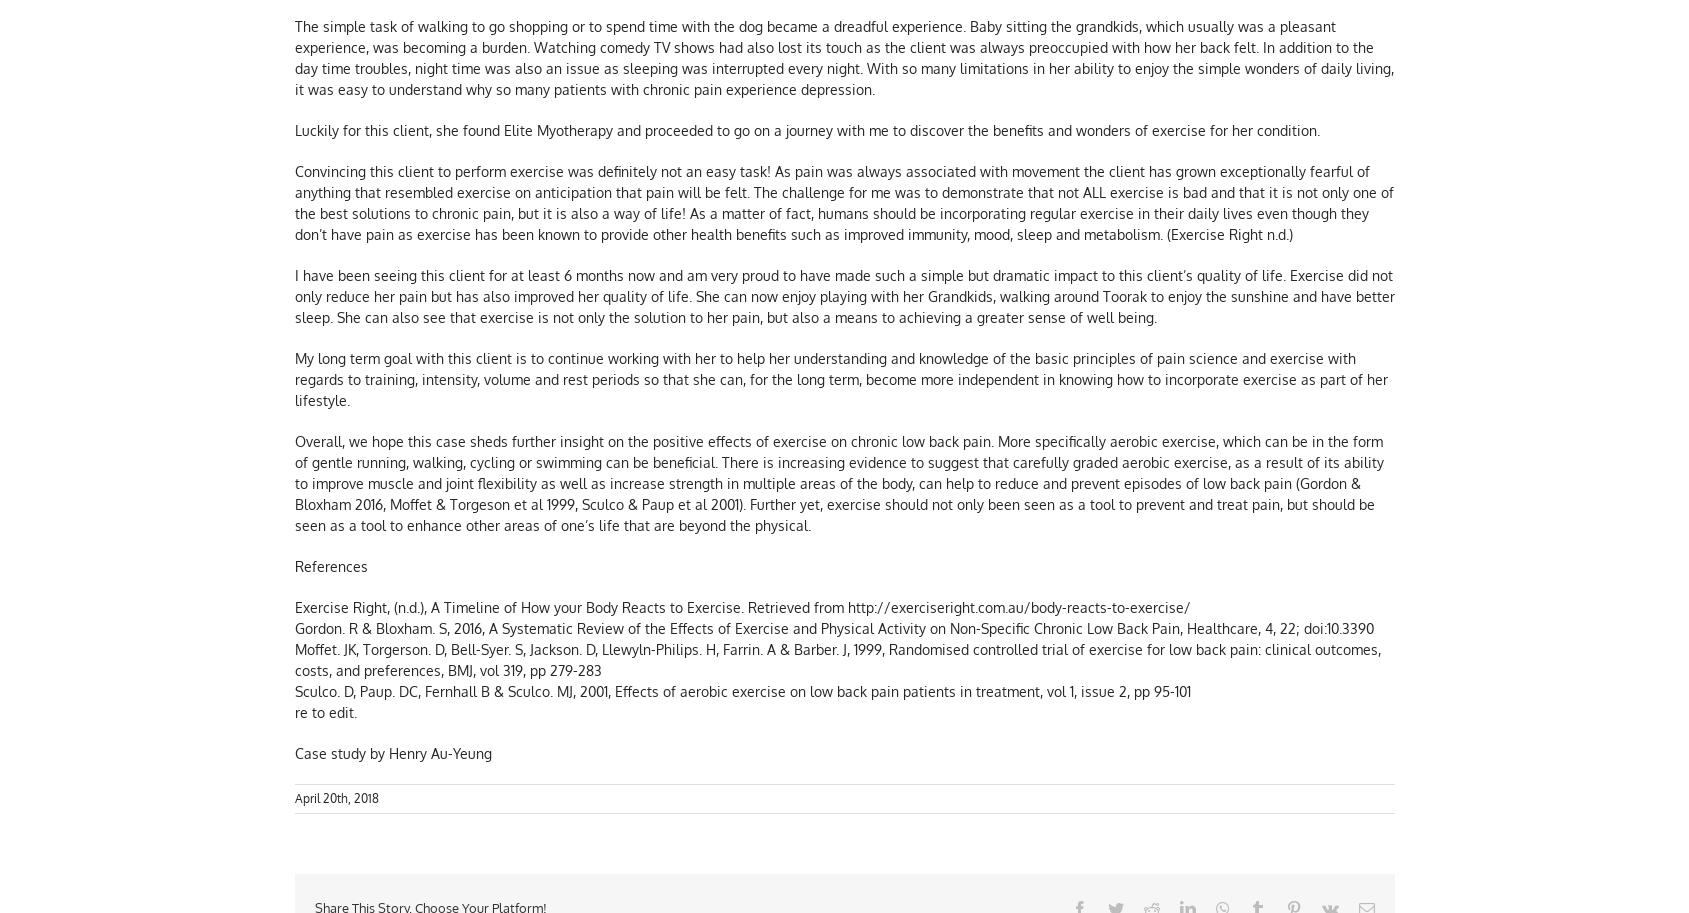 This screenshot has width=1689, height=913. Describe the element at coordinates (294, 381) in the screenshot. I see `'My long term goal with this client is to continue working with her to help her understanding and knowledge of the basic principles of pain science and exercise with regards to training, intensity, volume and rest periods so that she can, for the long term, become more independent in knowing how to incorporate exercise as part of her lifestyle.'` at that location.